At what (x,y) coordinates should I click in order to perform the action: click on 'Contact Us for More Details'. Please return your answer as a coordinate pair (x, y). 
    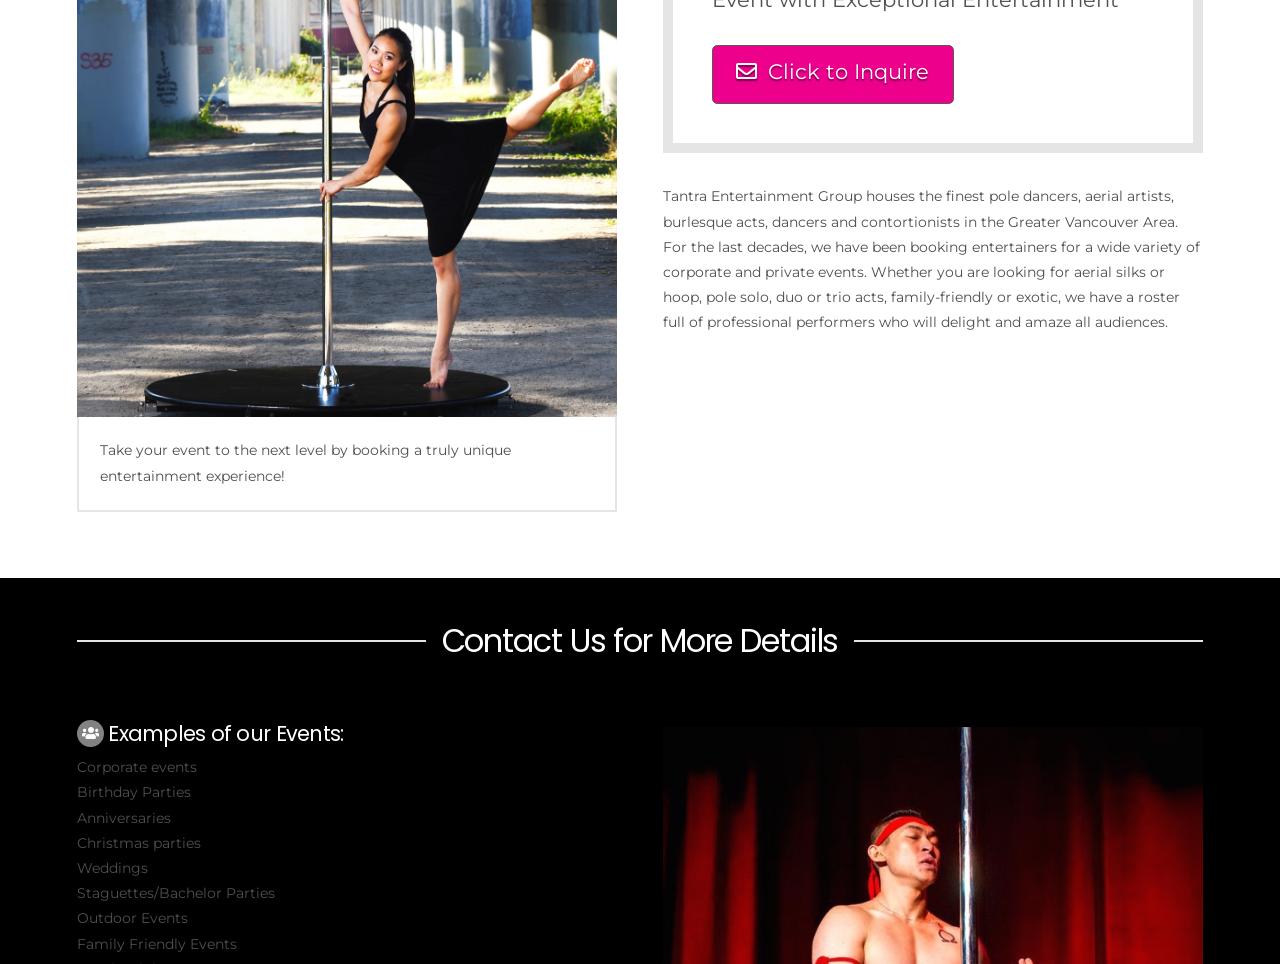
    Looking at the image, I should click on (638, 639).